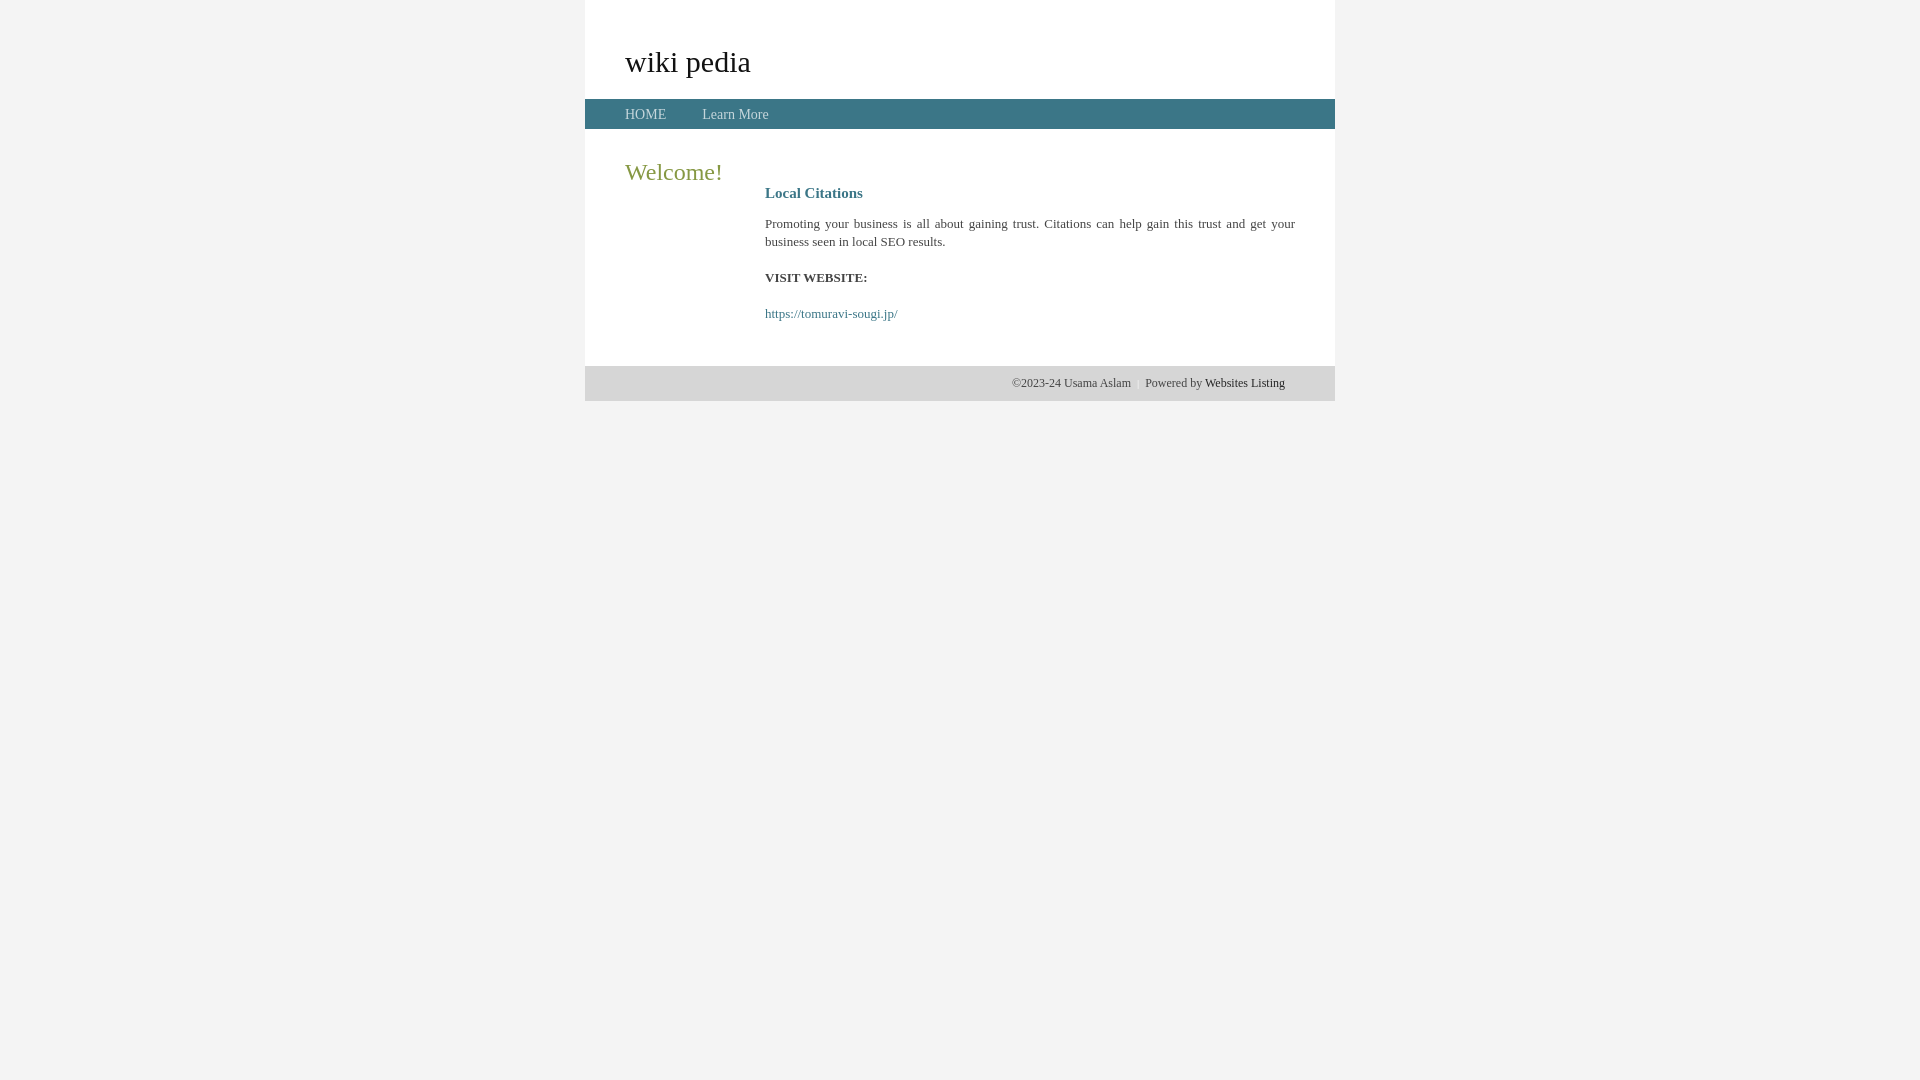  I want to click on 'HOME', so click(623, 114).